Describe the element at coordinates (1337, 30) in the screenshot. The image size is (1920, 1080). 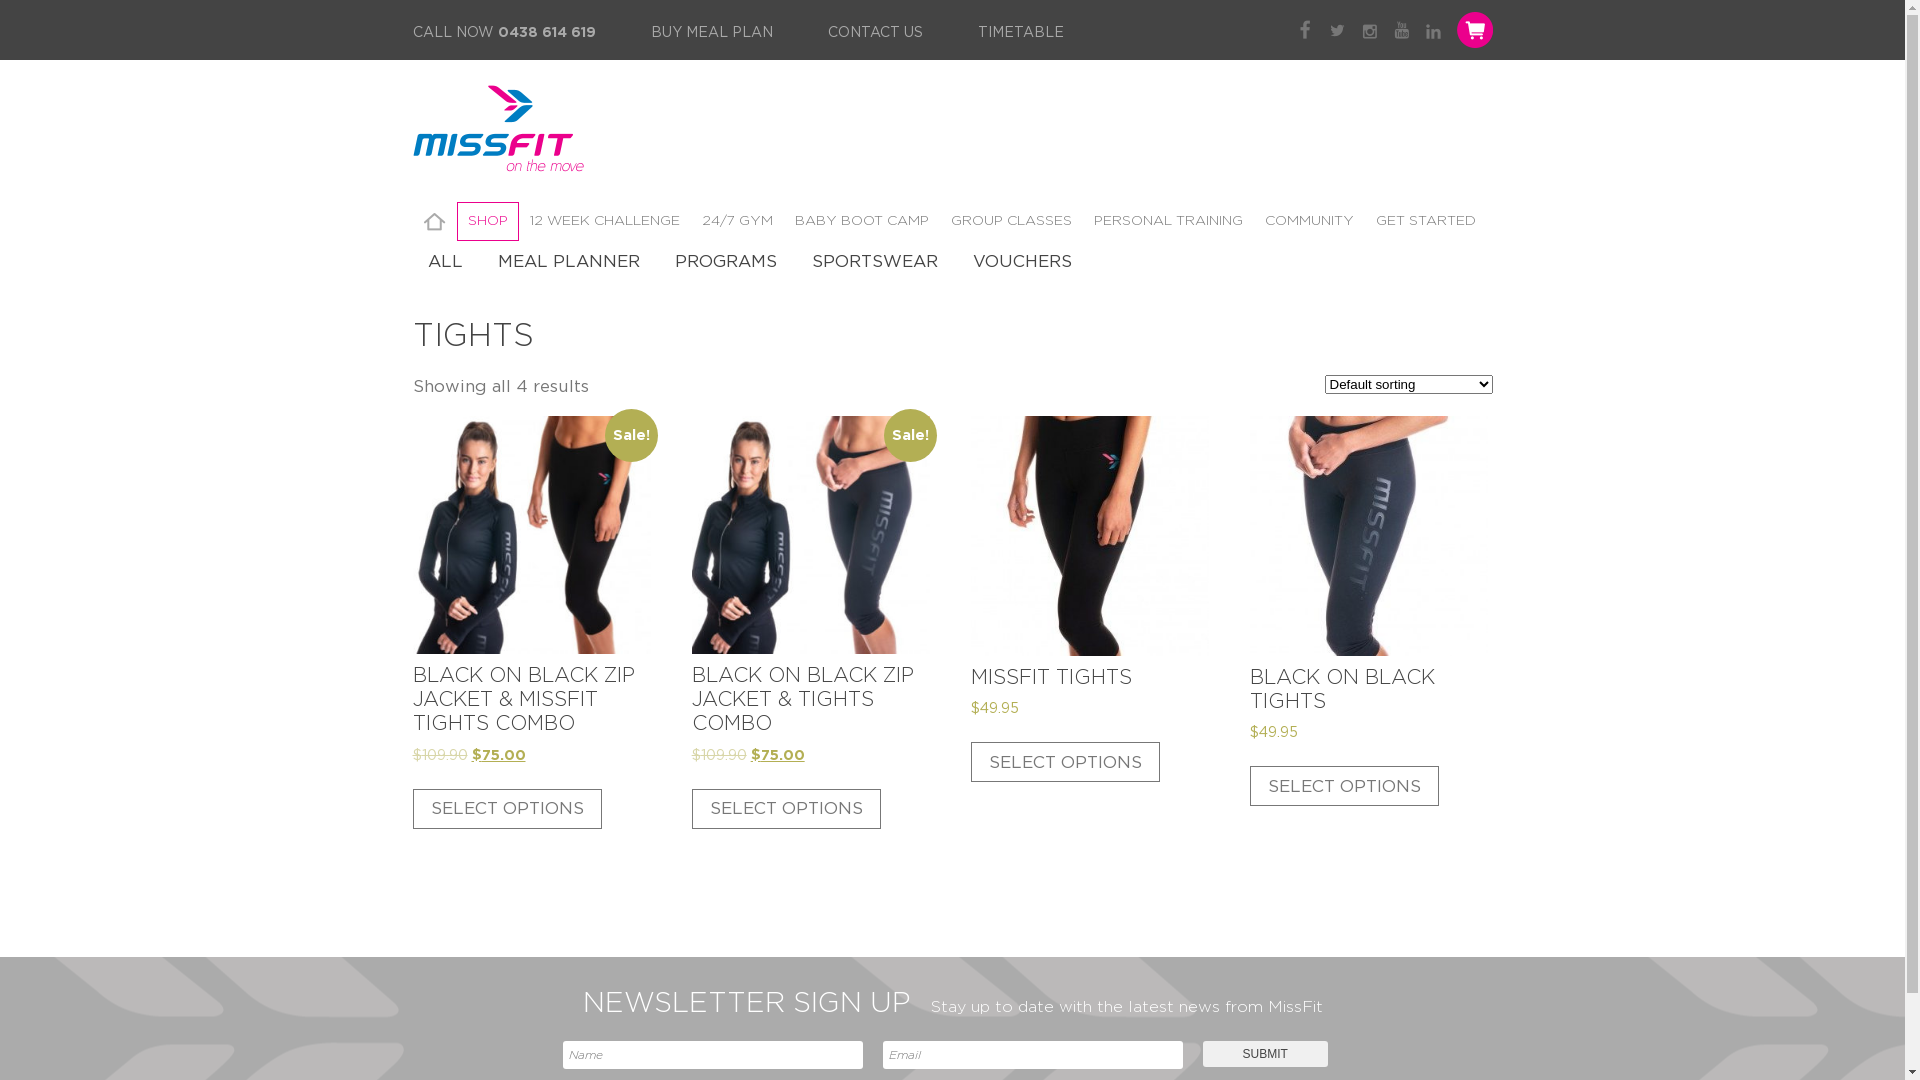
I see `'Twitter'` at that location.